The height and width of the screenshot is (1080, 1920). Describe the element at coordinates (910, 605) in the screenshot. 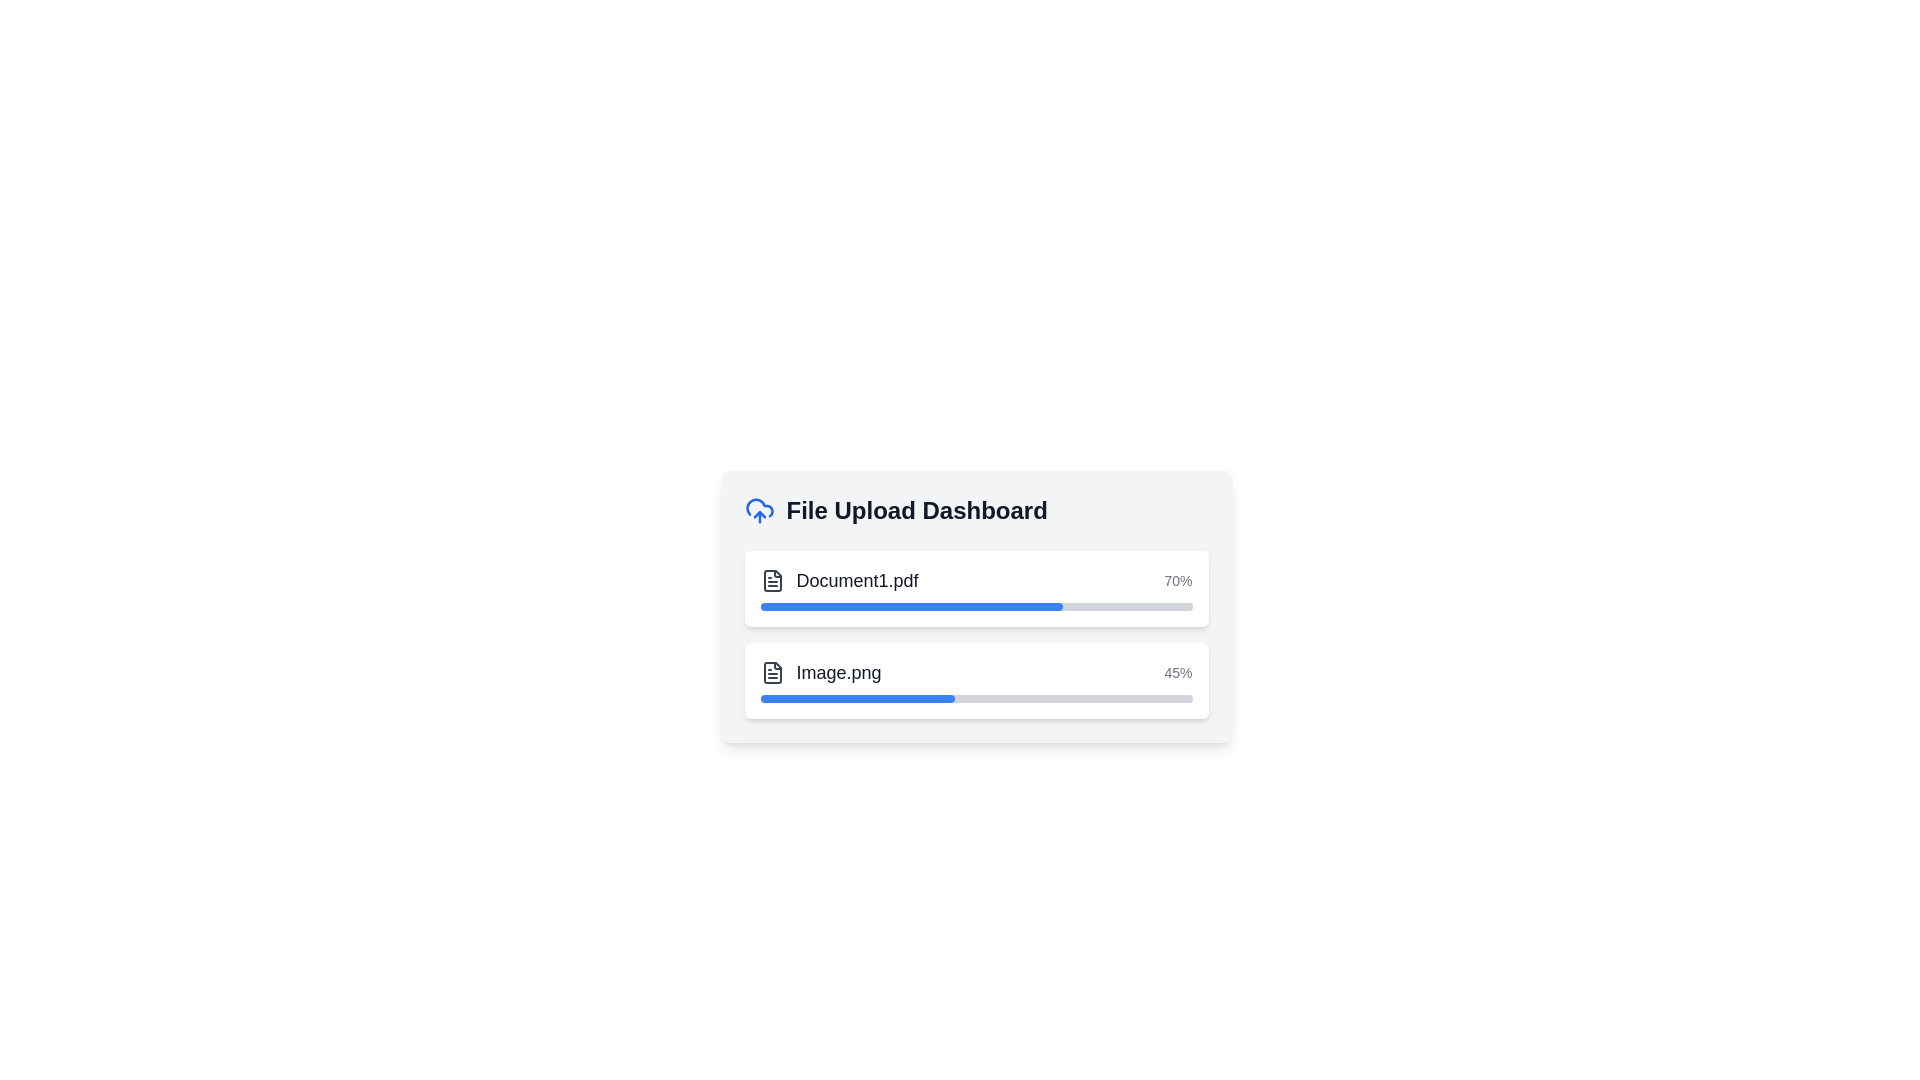

I see `the progress indicator of the file upload for 'Document1.pdf', which visually represents 70% completion in the File Upload Dashboard` at that location.